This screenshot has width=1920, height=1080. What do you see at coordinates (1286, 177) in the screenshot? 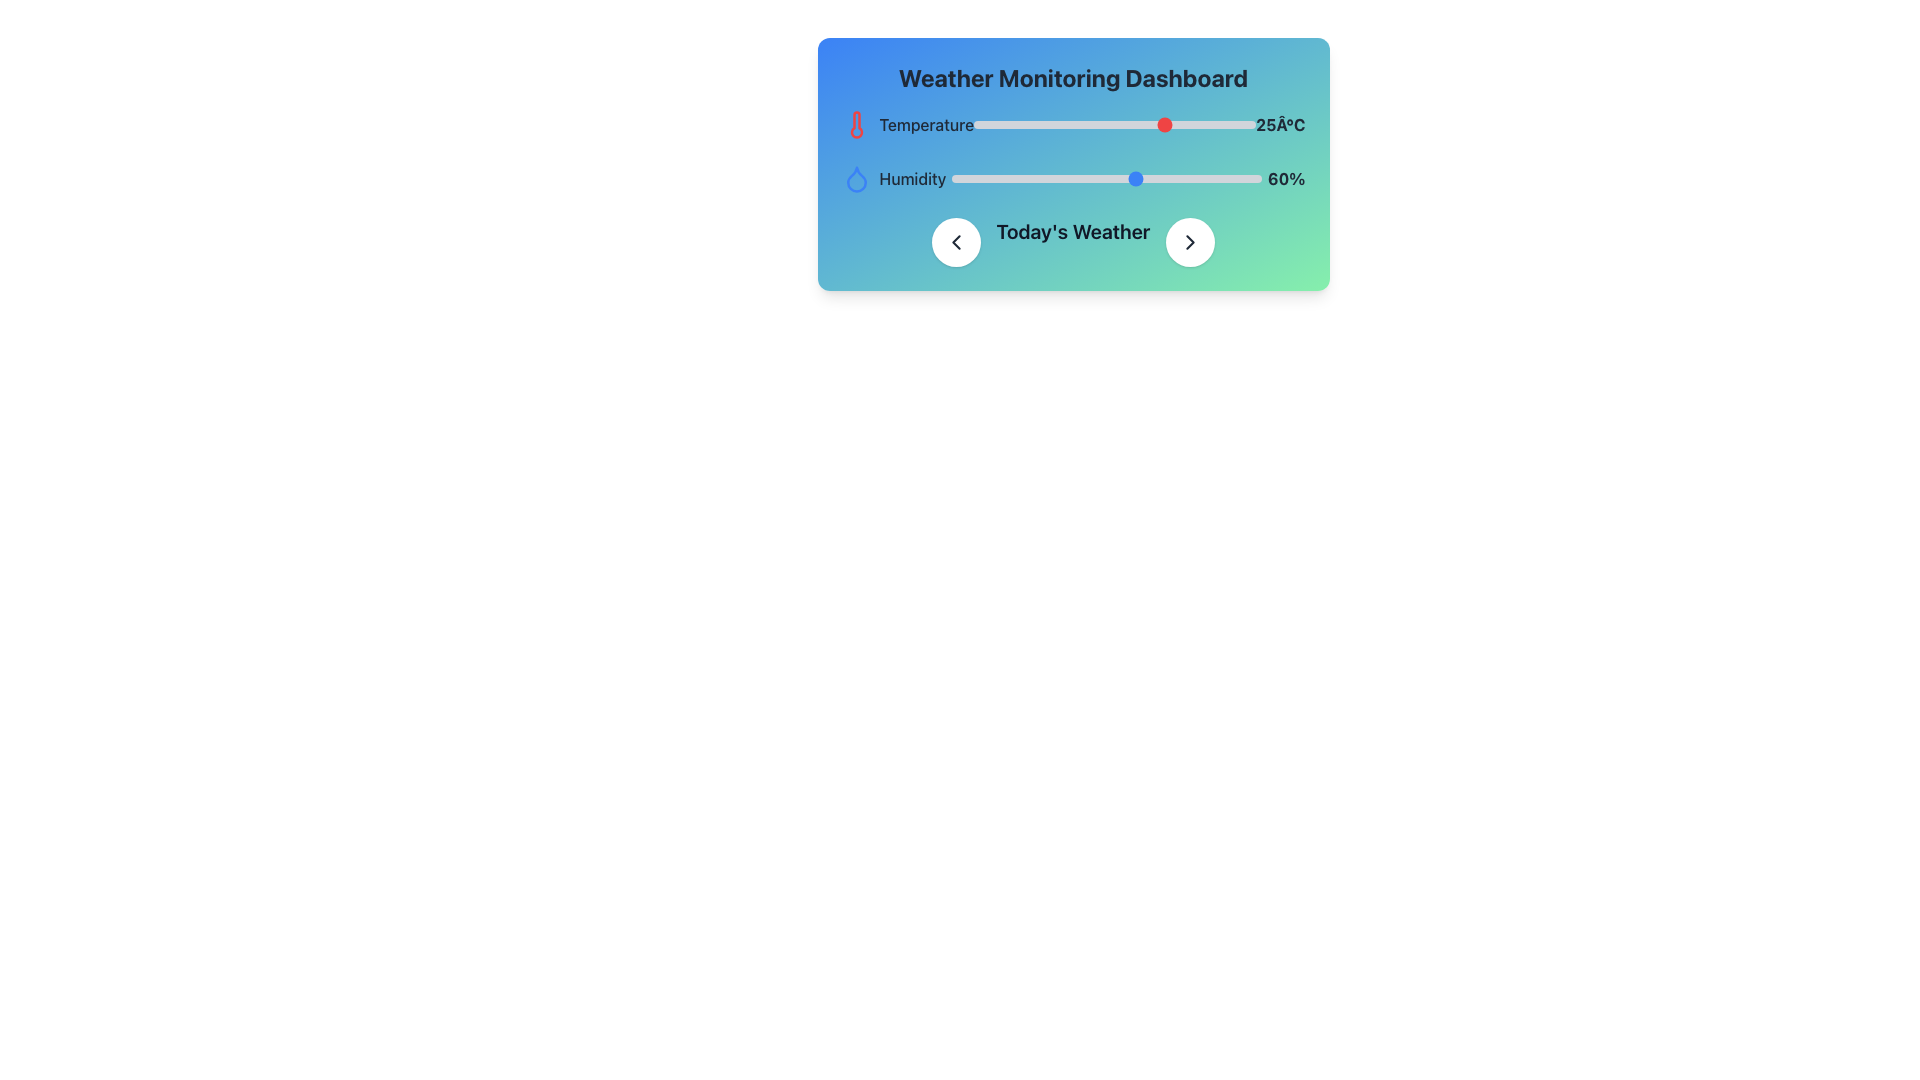
I see `the bold gray label displaying '60%' that indicates the humidity level, positioned to the right of the humidity slider` at bounding box center [1286, 177].